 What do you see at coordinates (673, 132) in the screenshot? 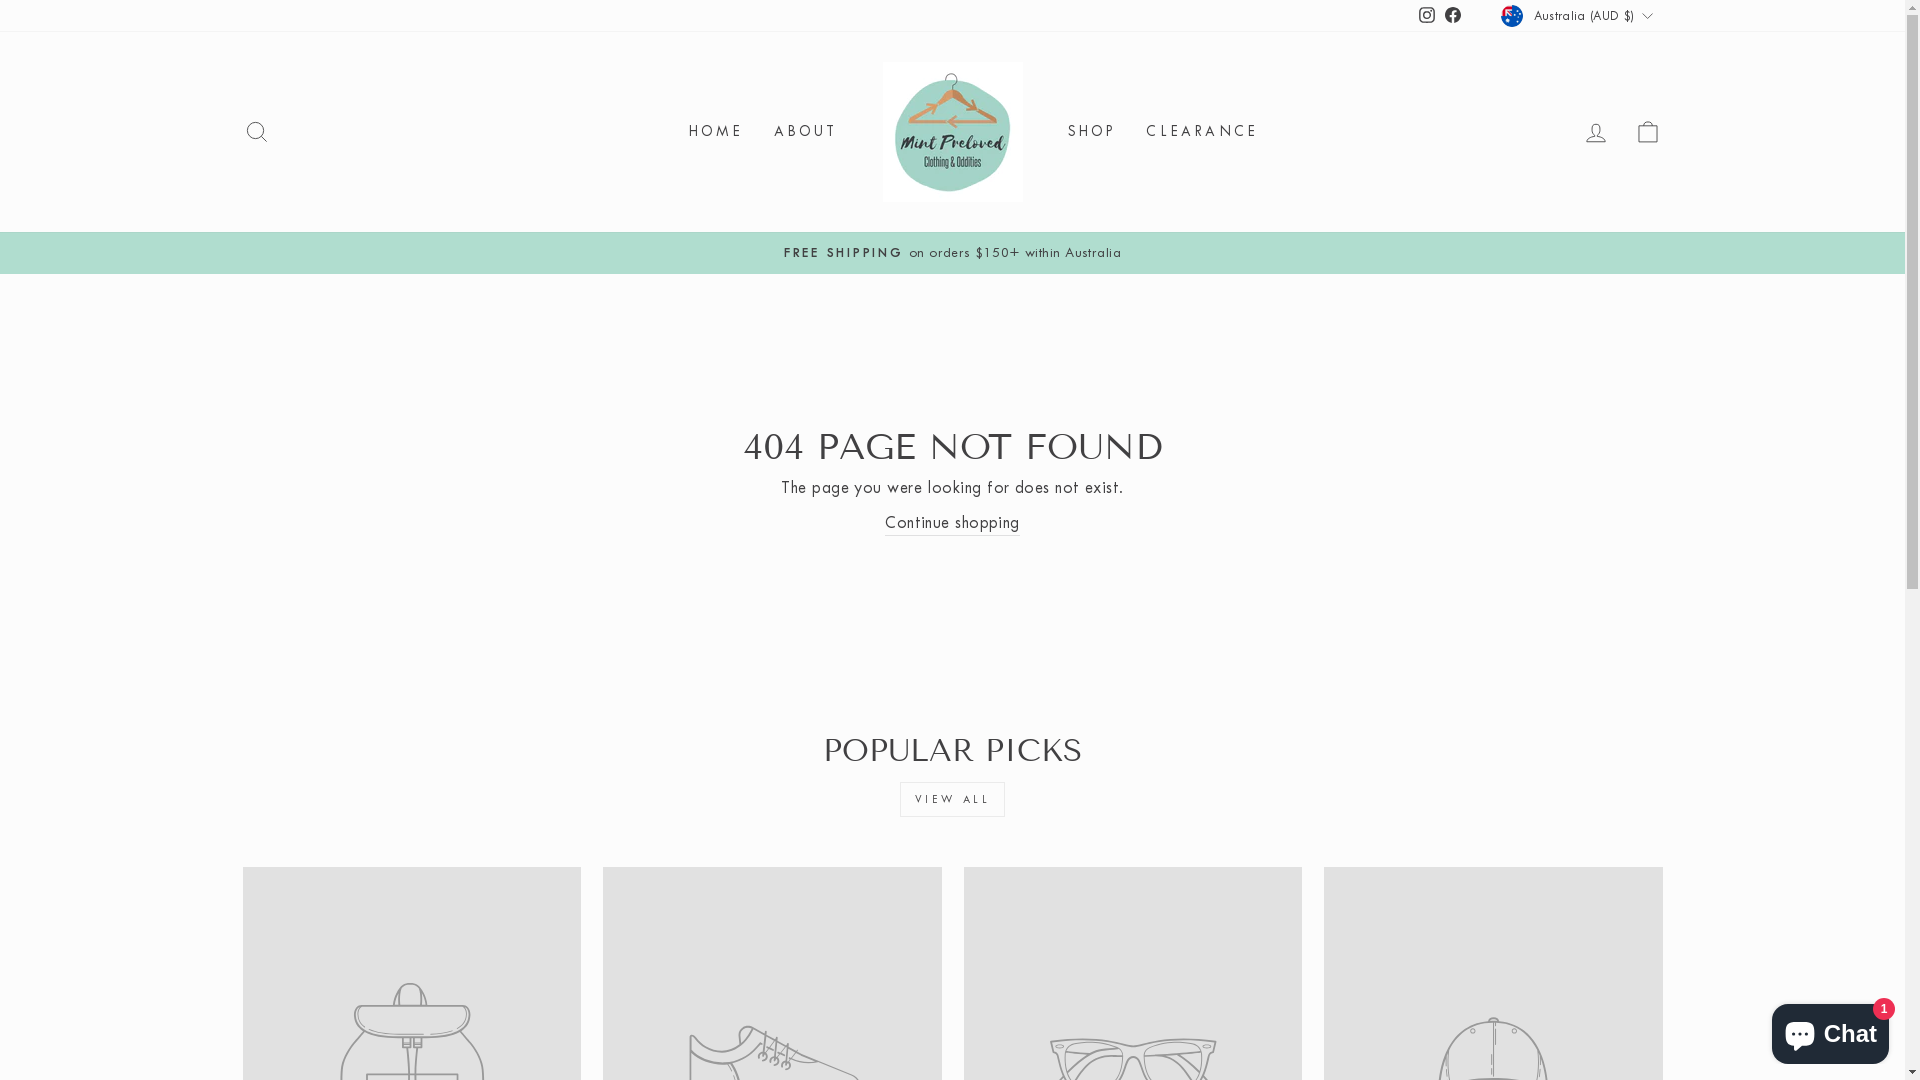
I see `'HOME'` at bounding box center [673, 132].